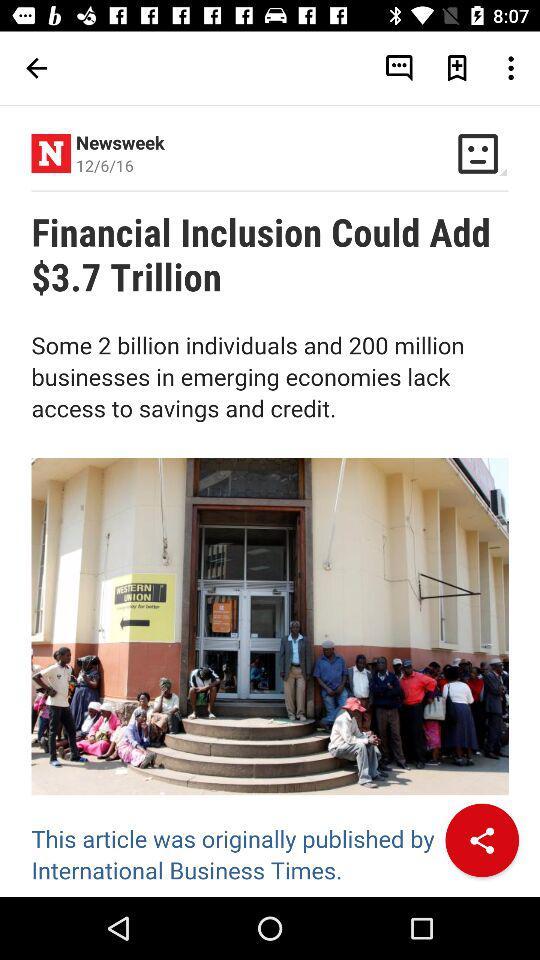  Describe the element at coordinates (477, 152) in the screenshot. I see `the button which is next to the newsweek` at that location.